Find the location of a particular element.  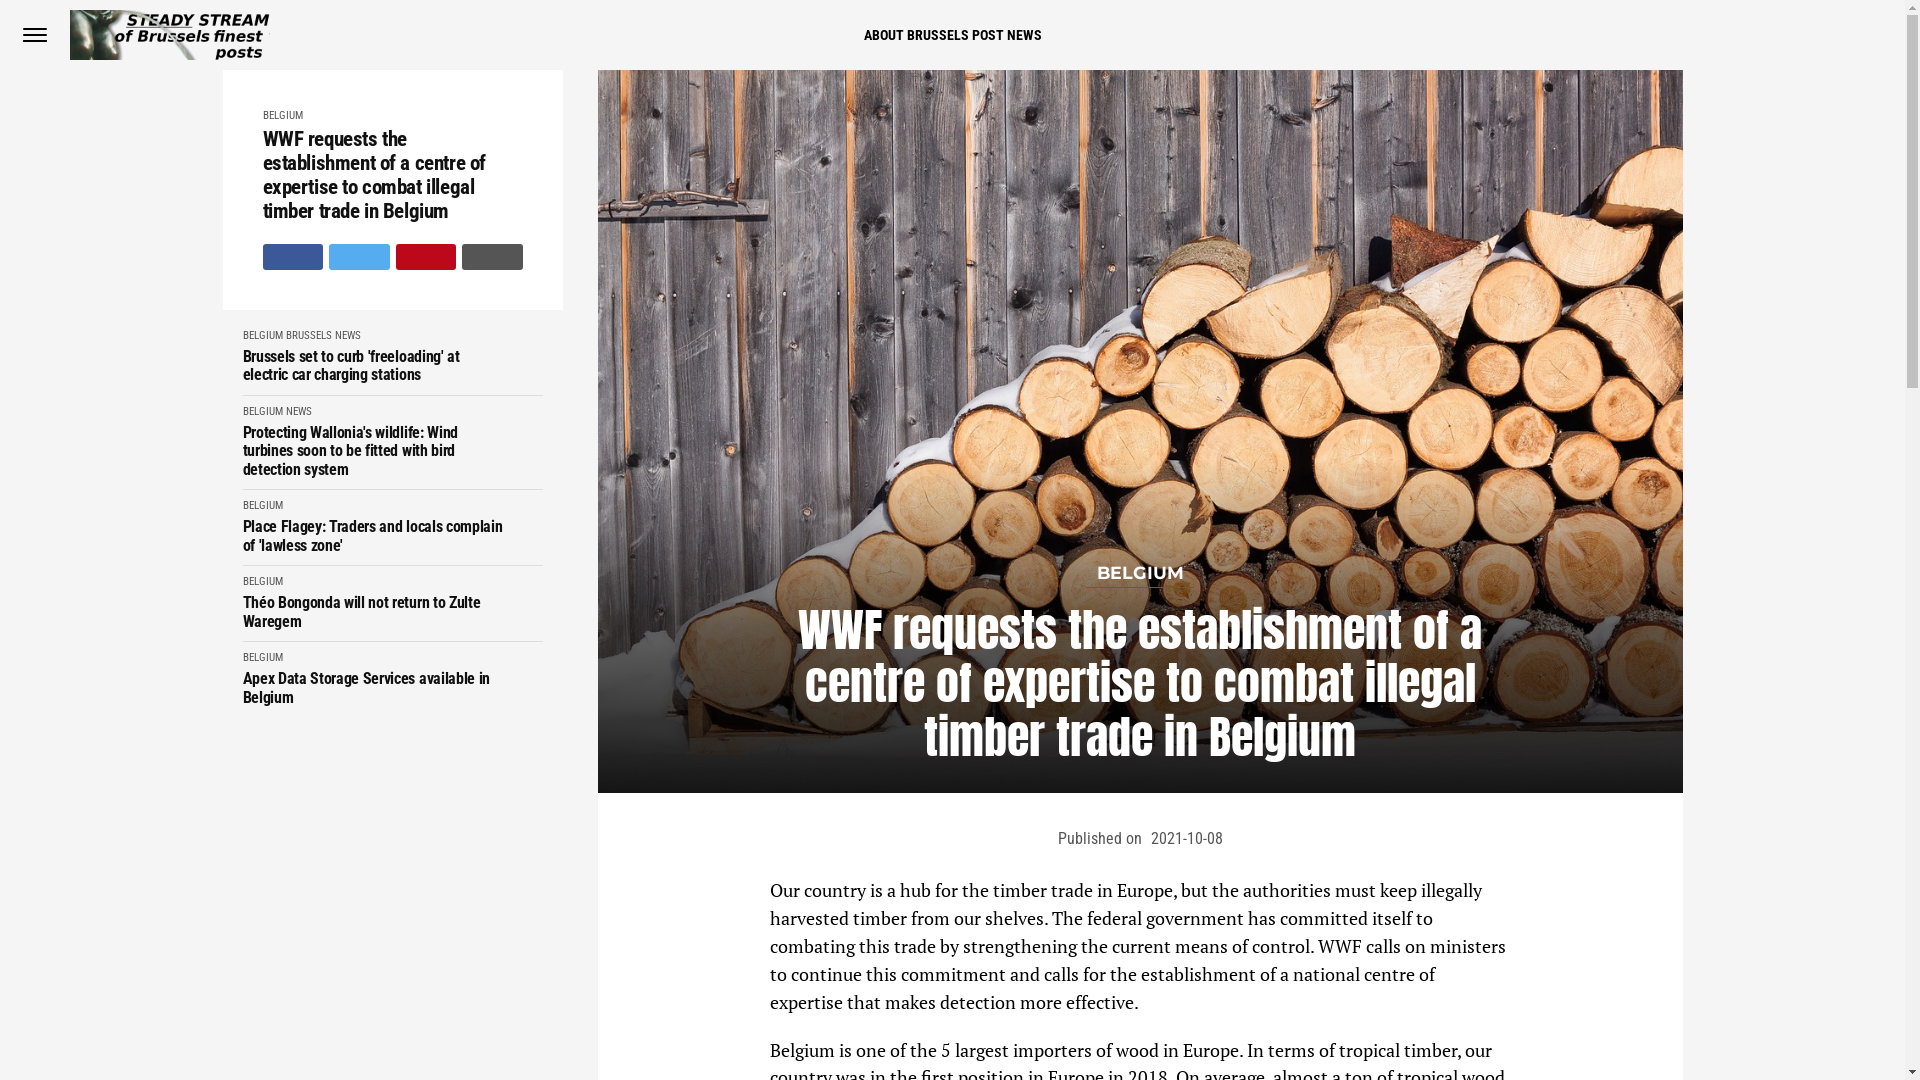

'Share on Facebook' is located at coordinates (291, 256).